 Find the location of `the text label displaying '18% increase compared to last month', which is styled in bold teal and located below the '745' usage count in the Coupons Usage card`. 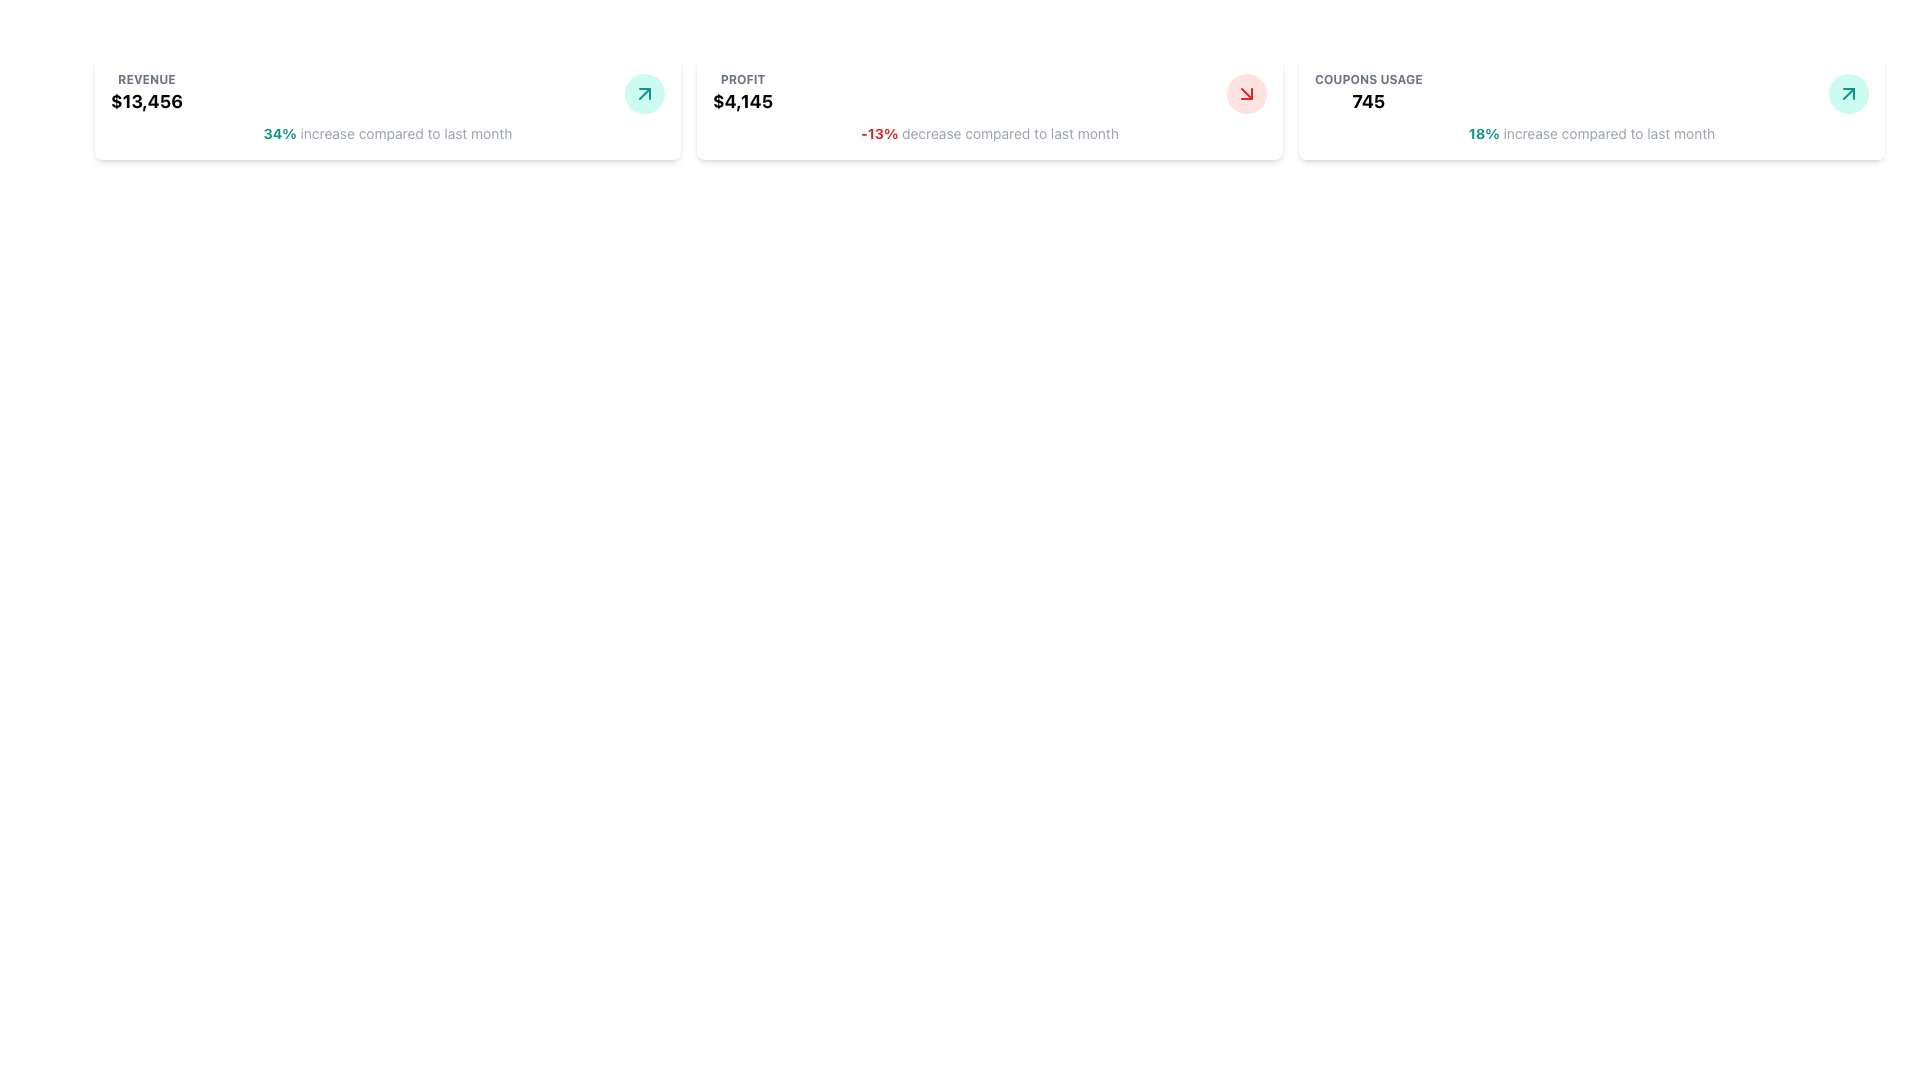

the text label displaying '18% increase compared to last month', which is styled in bold teal and located below the '745' usage count in the Coupons Usage card is located at coordinates (1591, 134).